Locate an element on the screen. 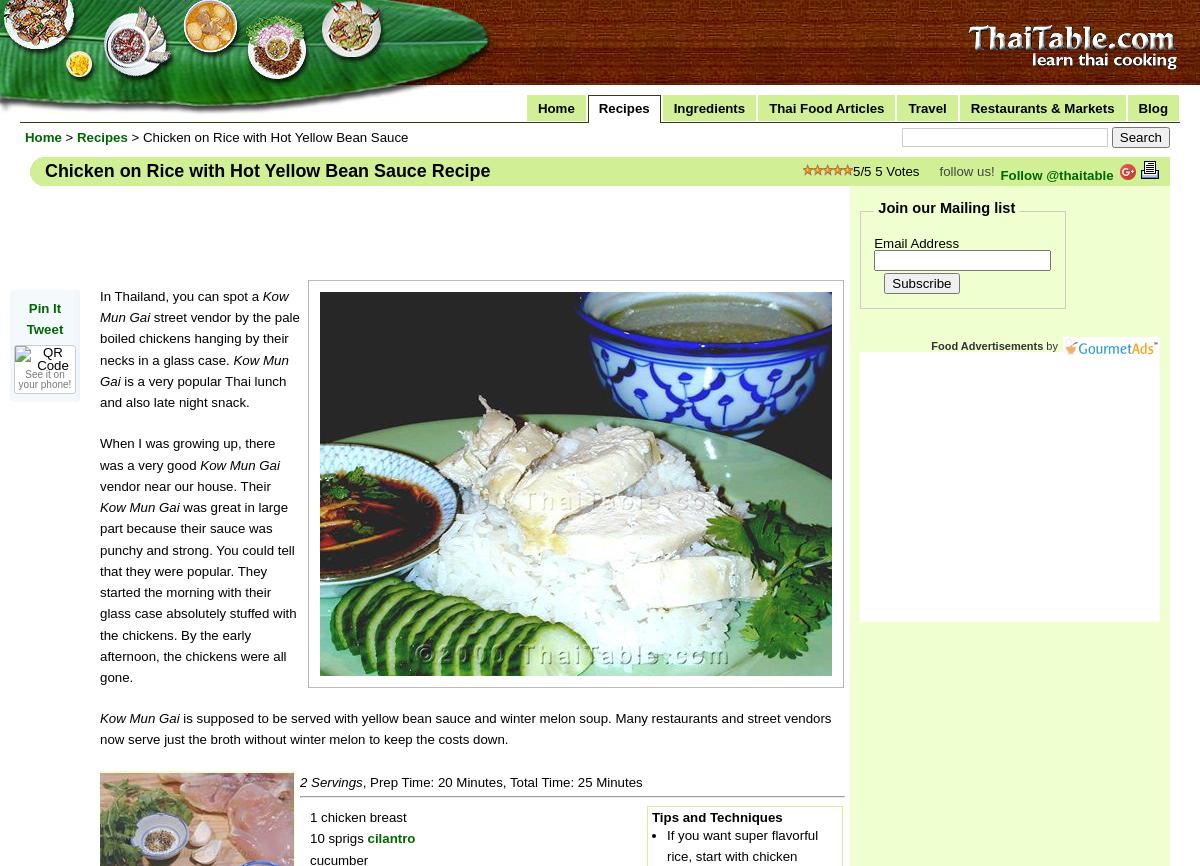 The image size is (1200, 866). 'is supposed to be served with yellow bean sauce and winter melon soup.  Many restaurants and street vendors now serve just the broth without winter melon to keep the costs down.' is located at coordinates (464, 727).